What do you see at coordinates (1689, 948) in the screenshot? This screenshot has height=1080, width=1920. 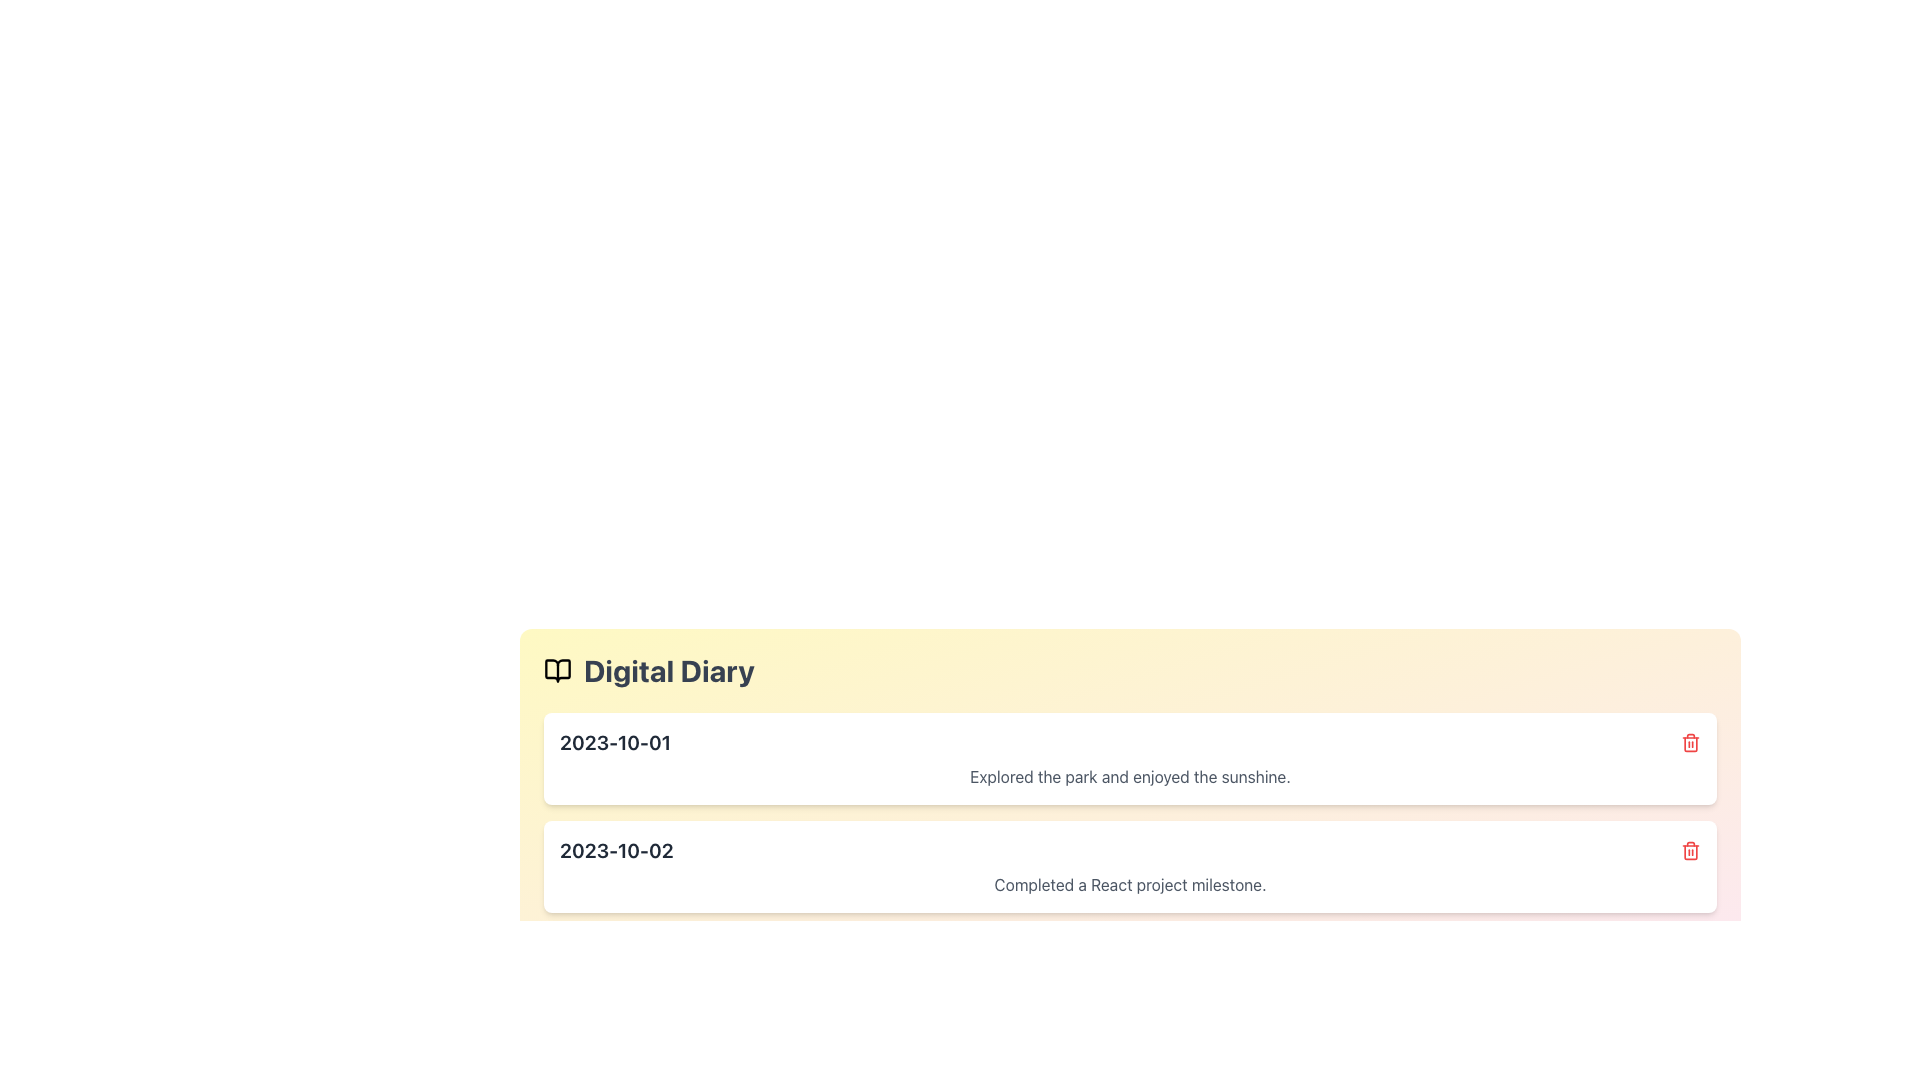 I see `the small, square-shaped blue button with a white plus sign` at bounding box center [1689, 948].